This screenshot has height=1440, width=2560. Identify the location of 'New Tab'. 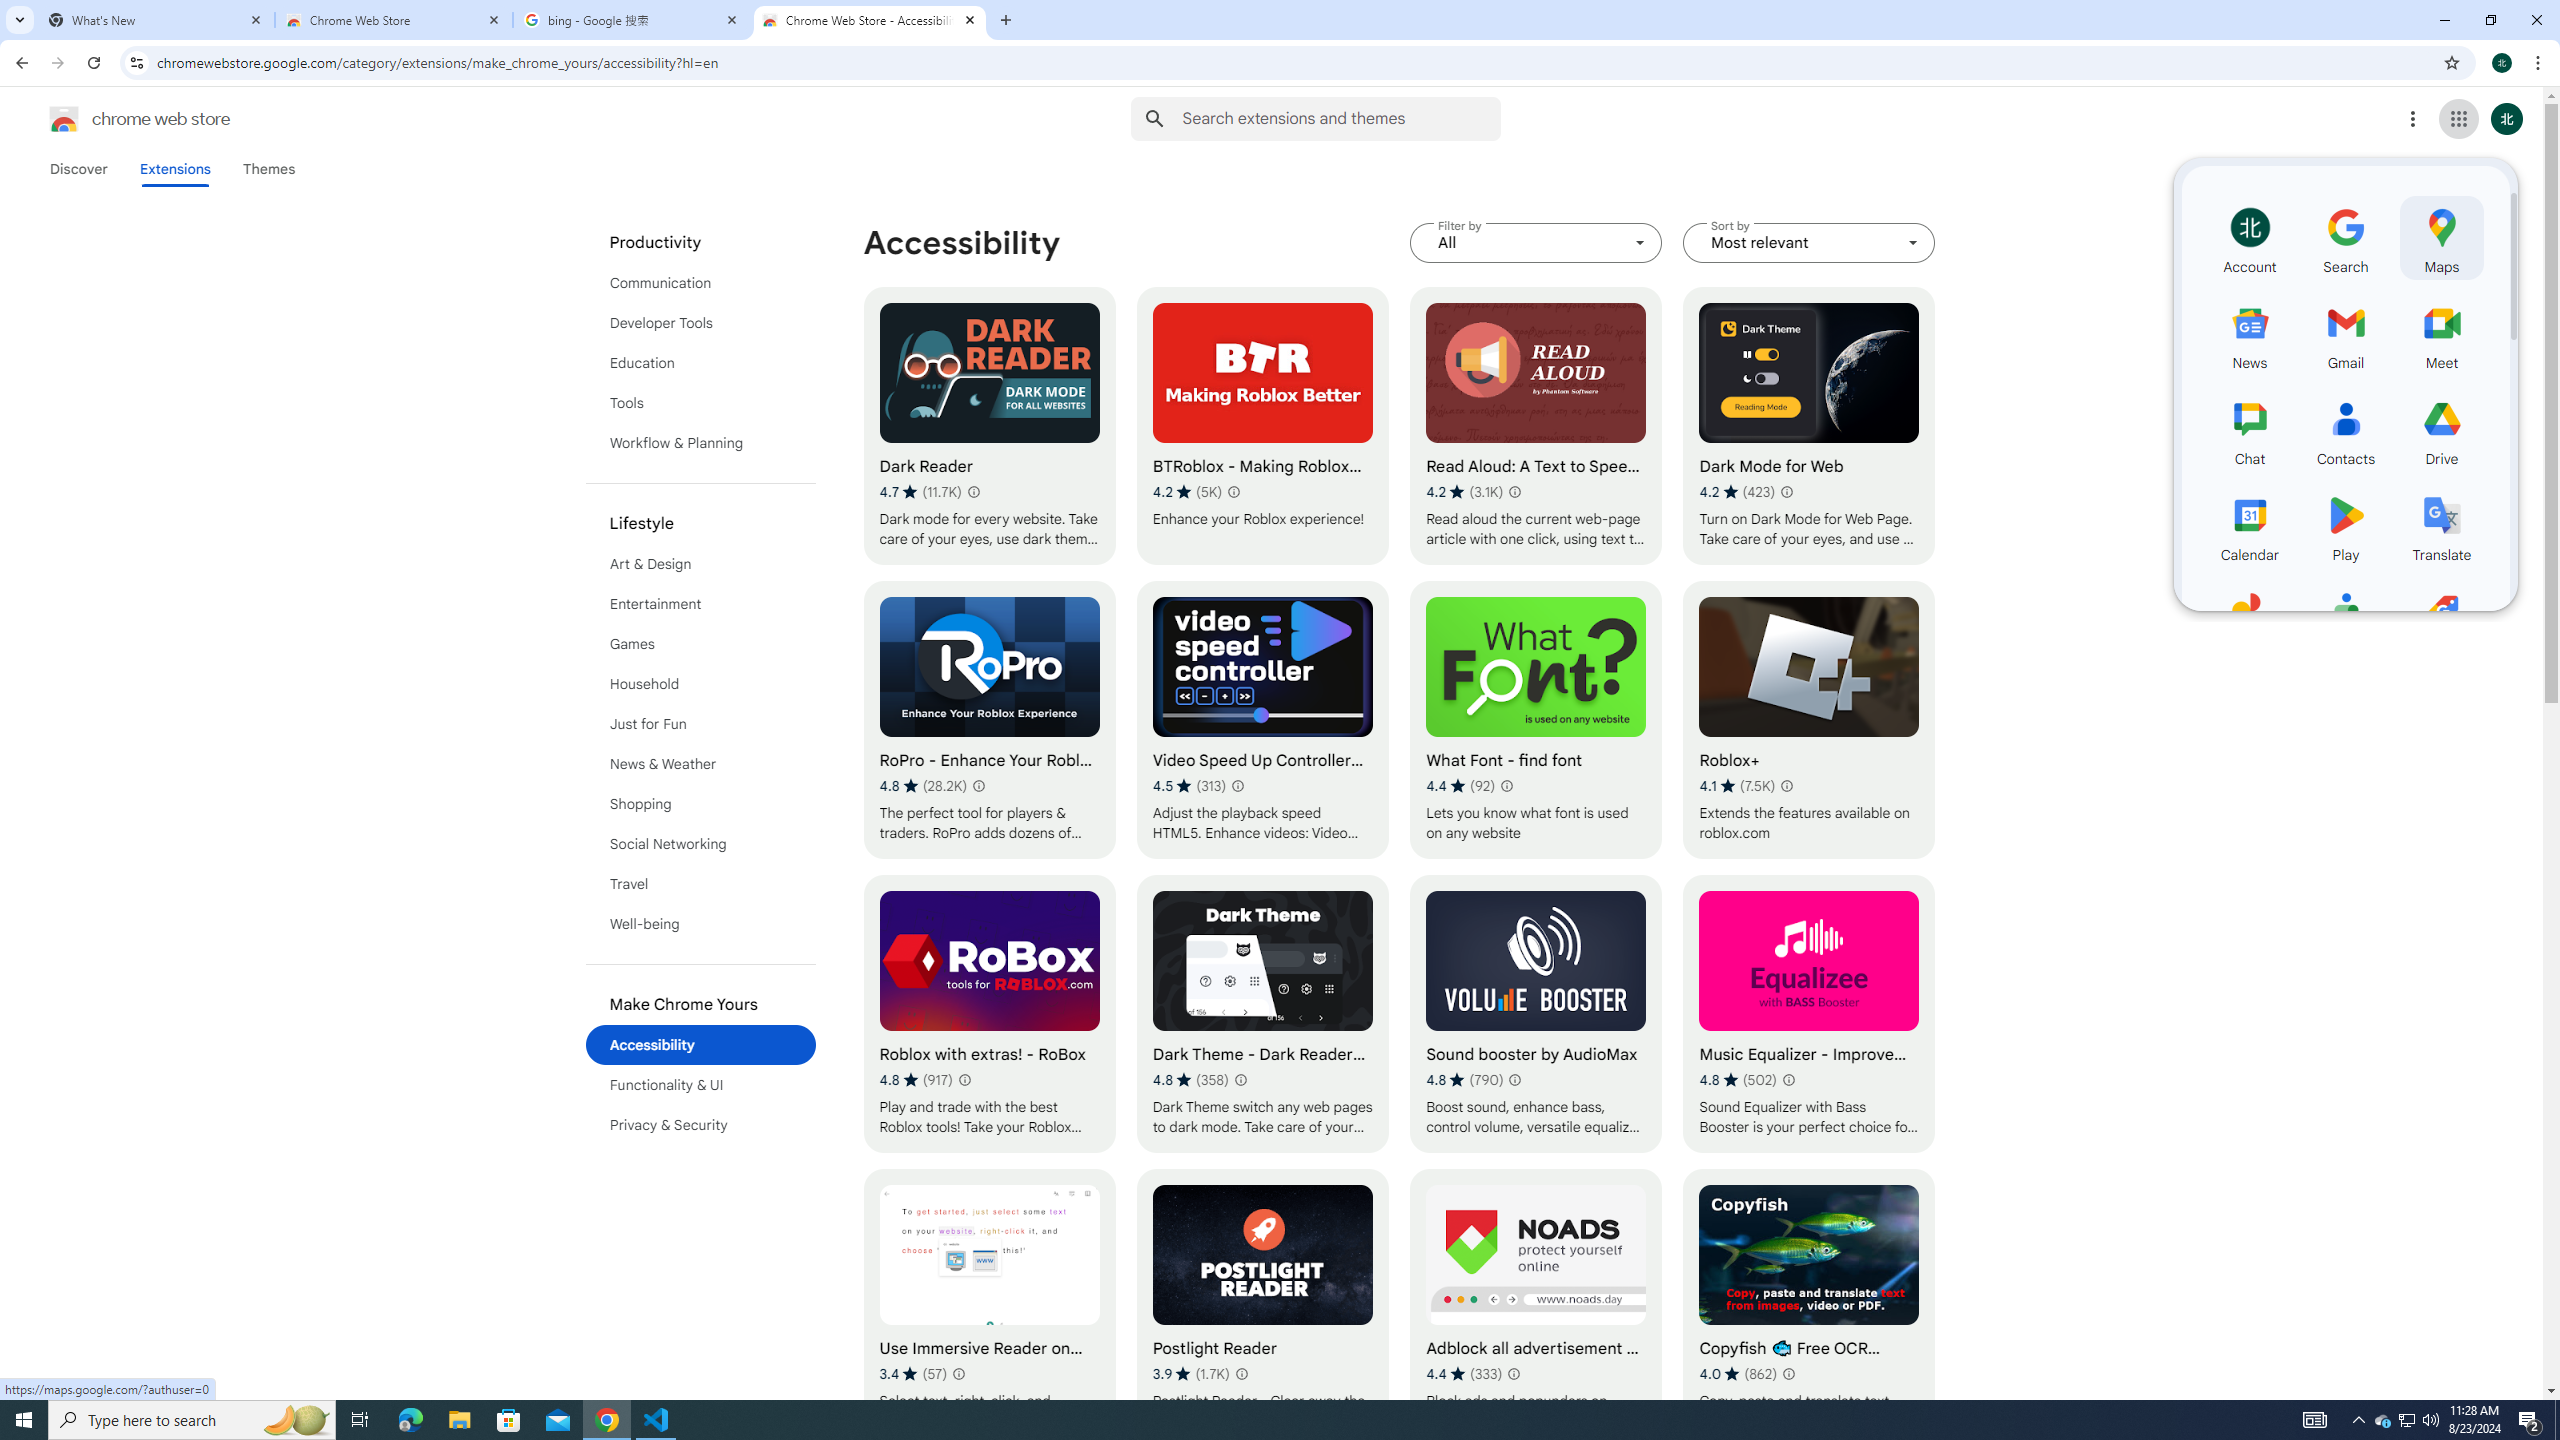
(1006, 19).